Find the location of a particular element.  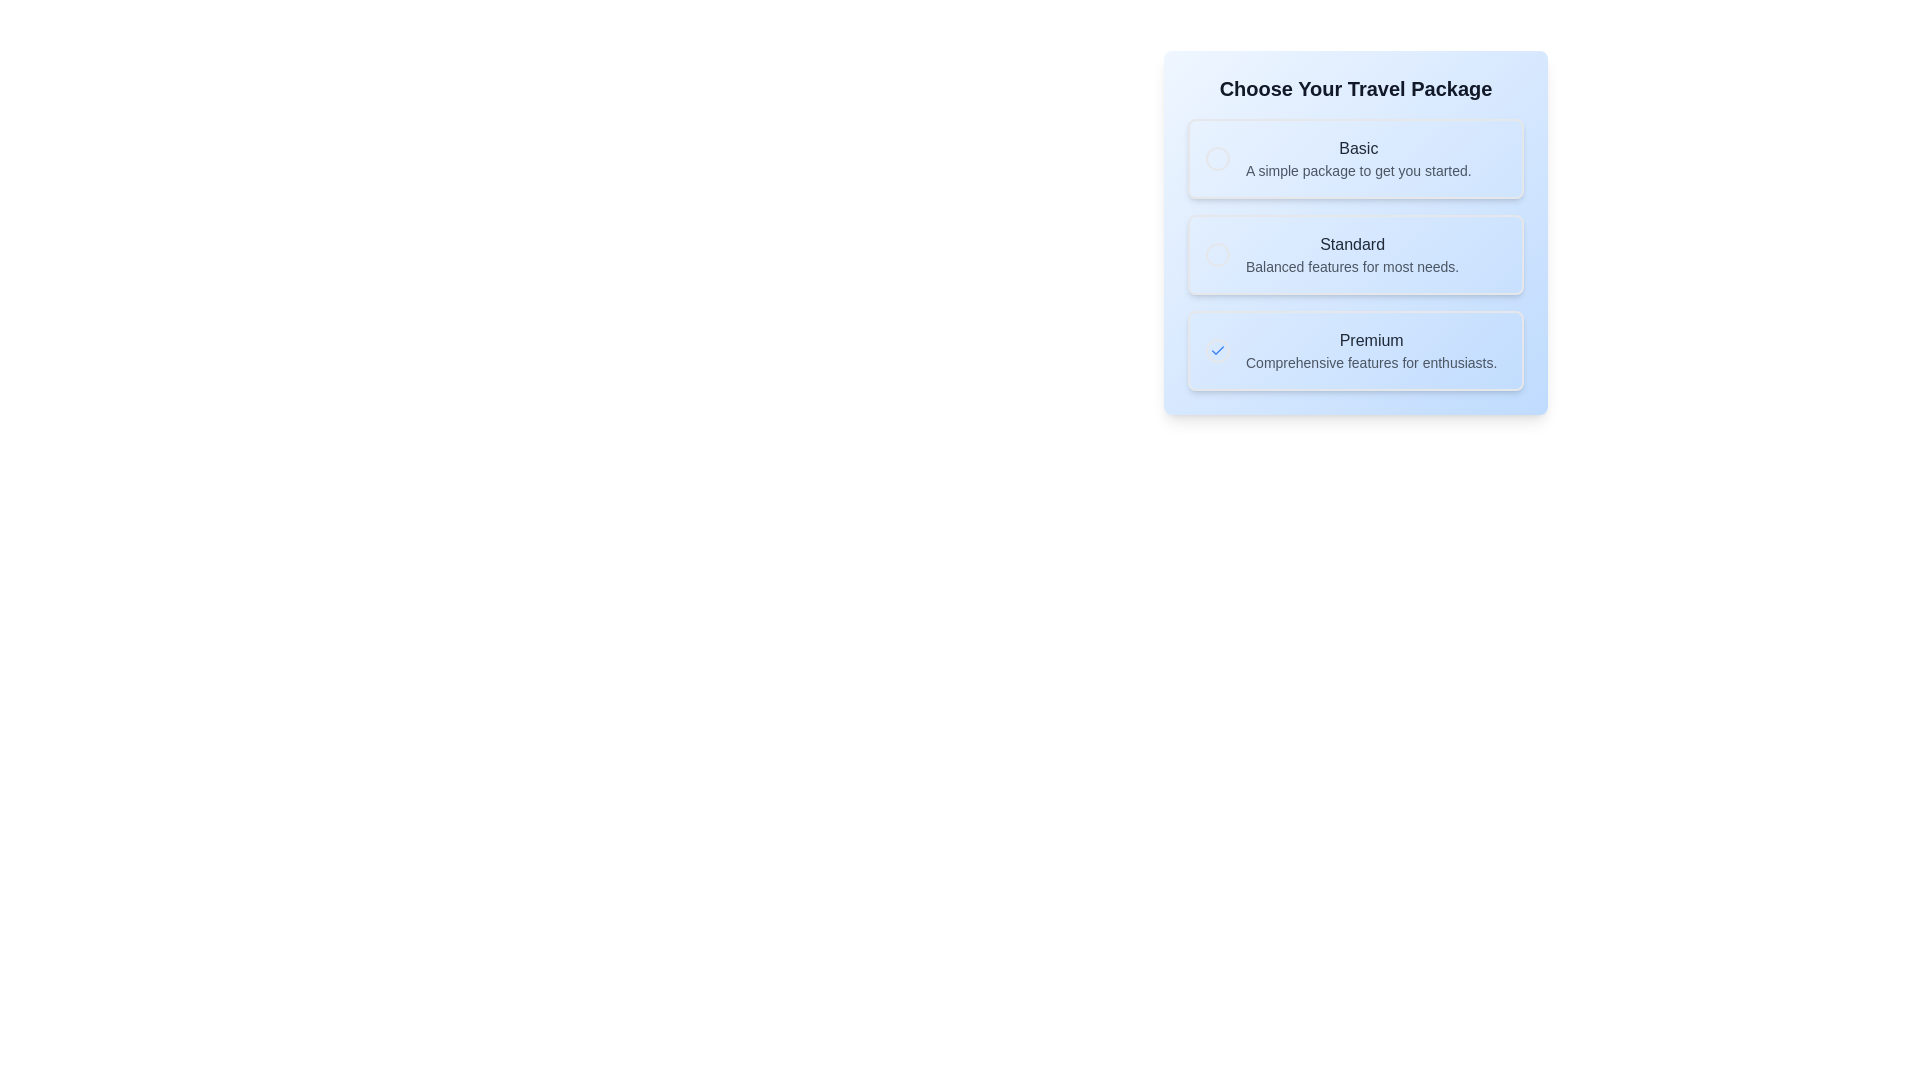

the 'Premium' selectable card element, which is the third option in the list of travel packages is located at coordinates (1356, 350).